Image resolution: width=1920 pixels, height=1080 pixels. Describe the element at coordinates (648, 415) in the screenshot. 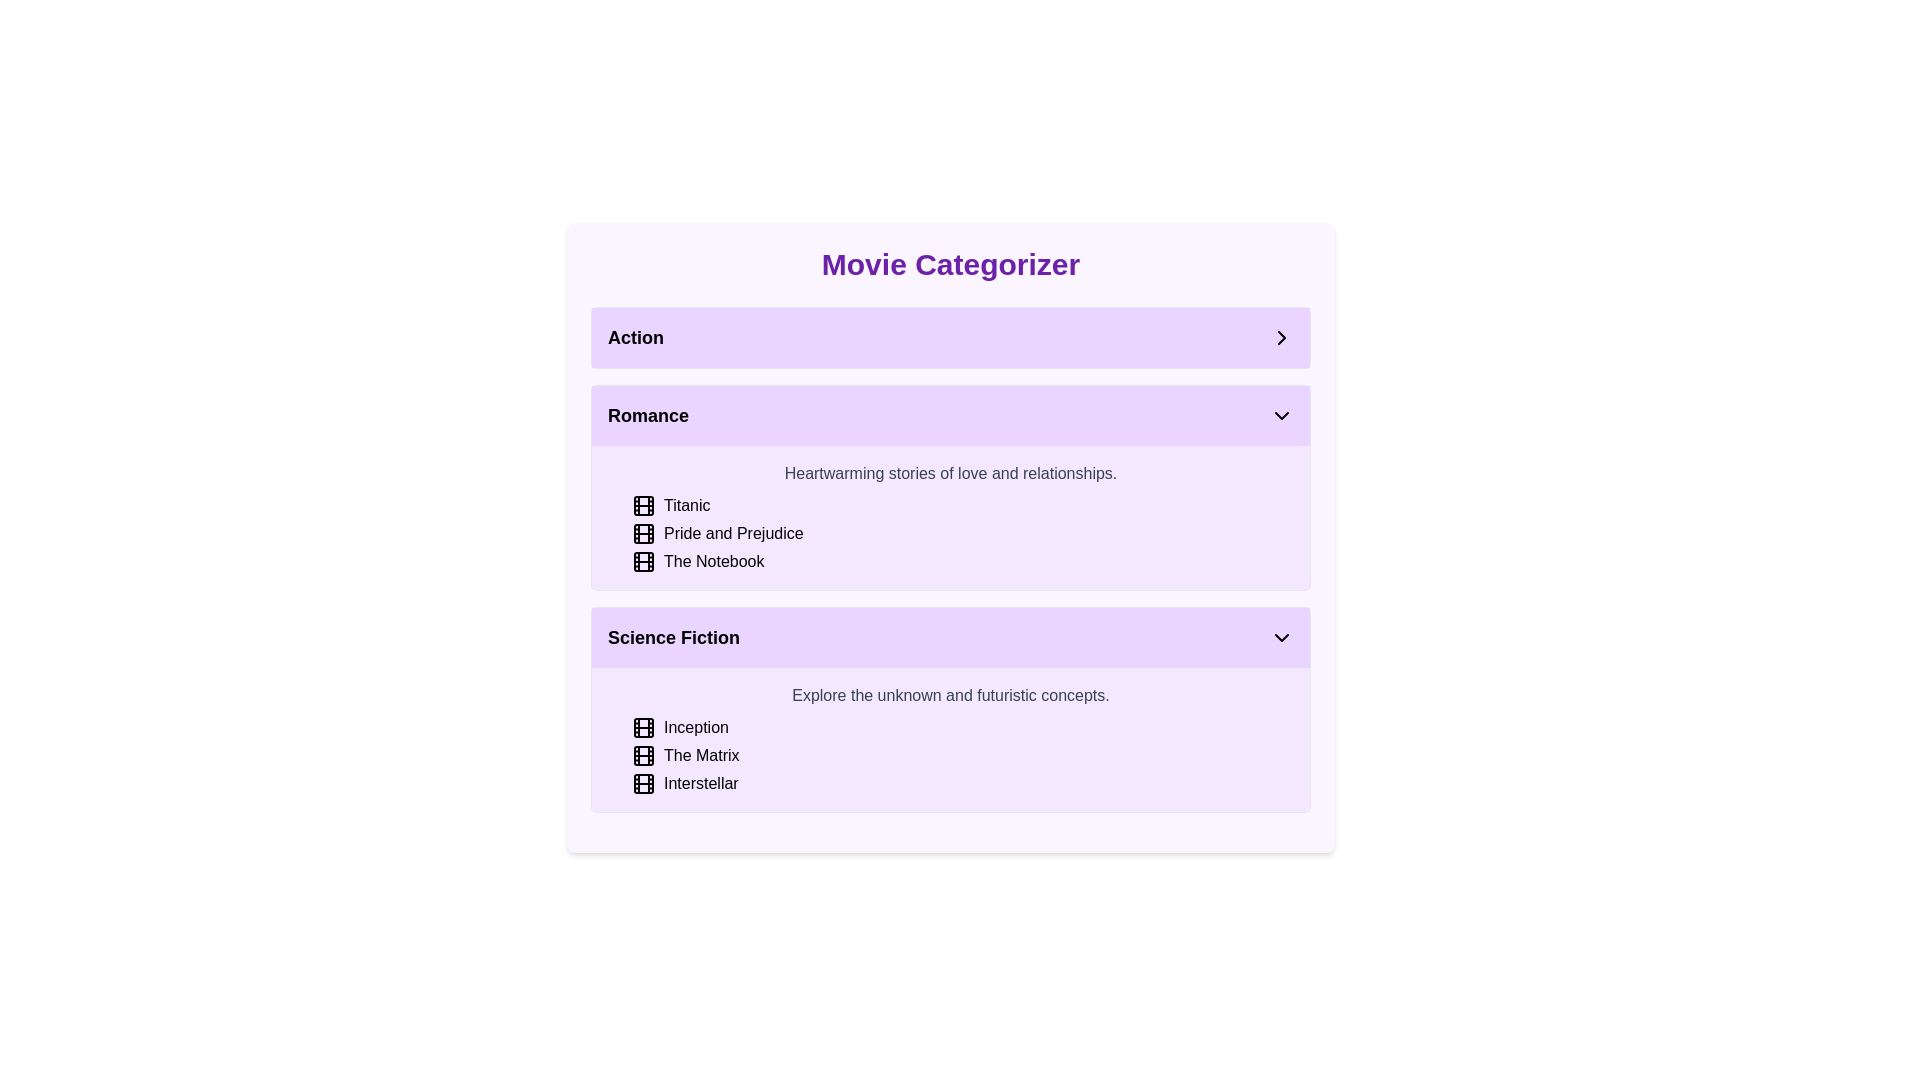

I see `the 'Romance' category label which indicates the genre for the associated section, serving as a primary textual header` at that location.